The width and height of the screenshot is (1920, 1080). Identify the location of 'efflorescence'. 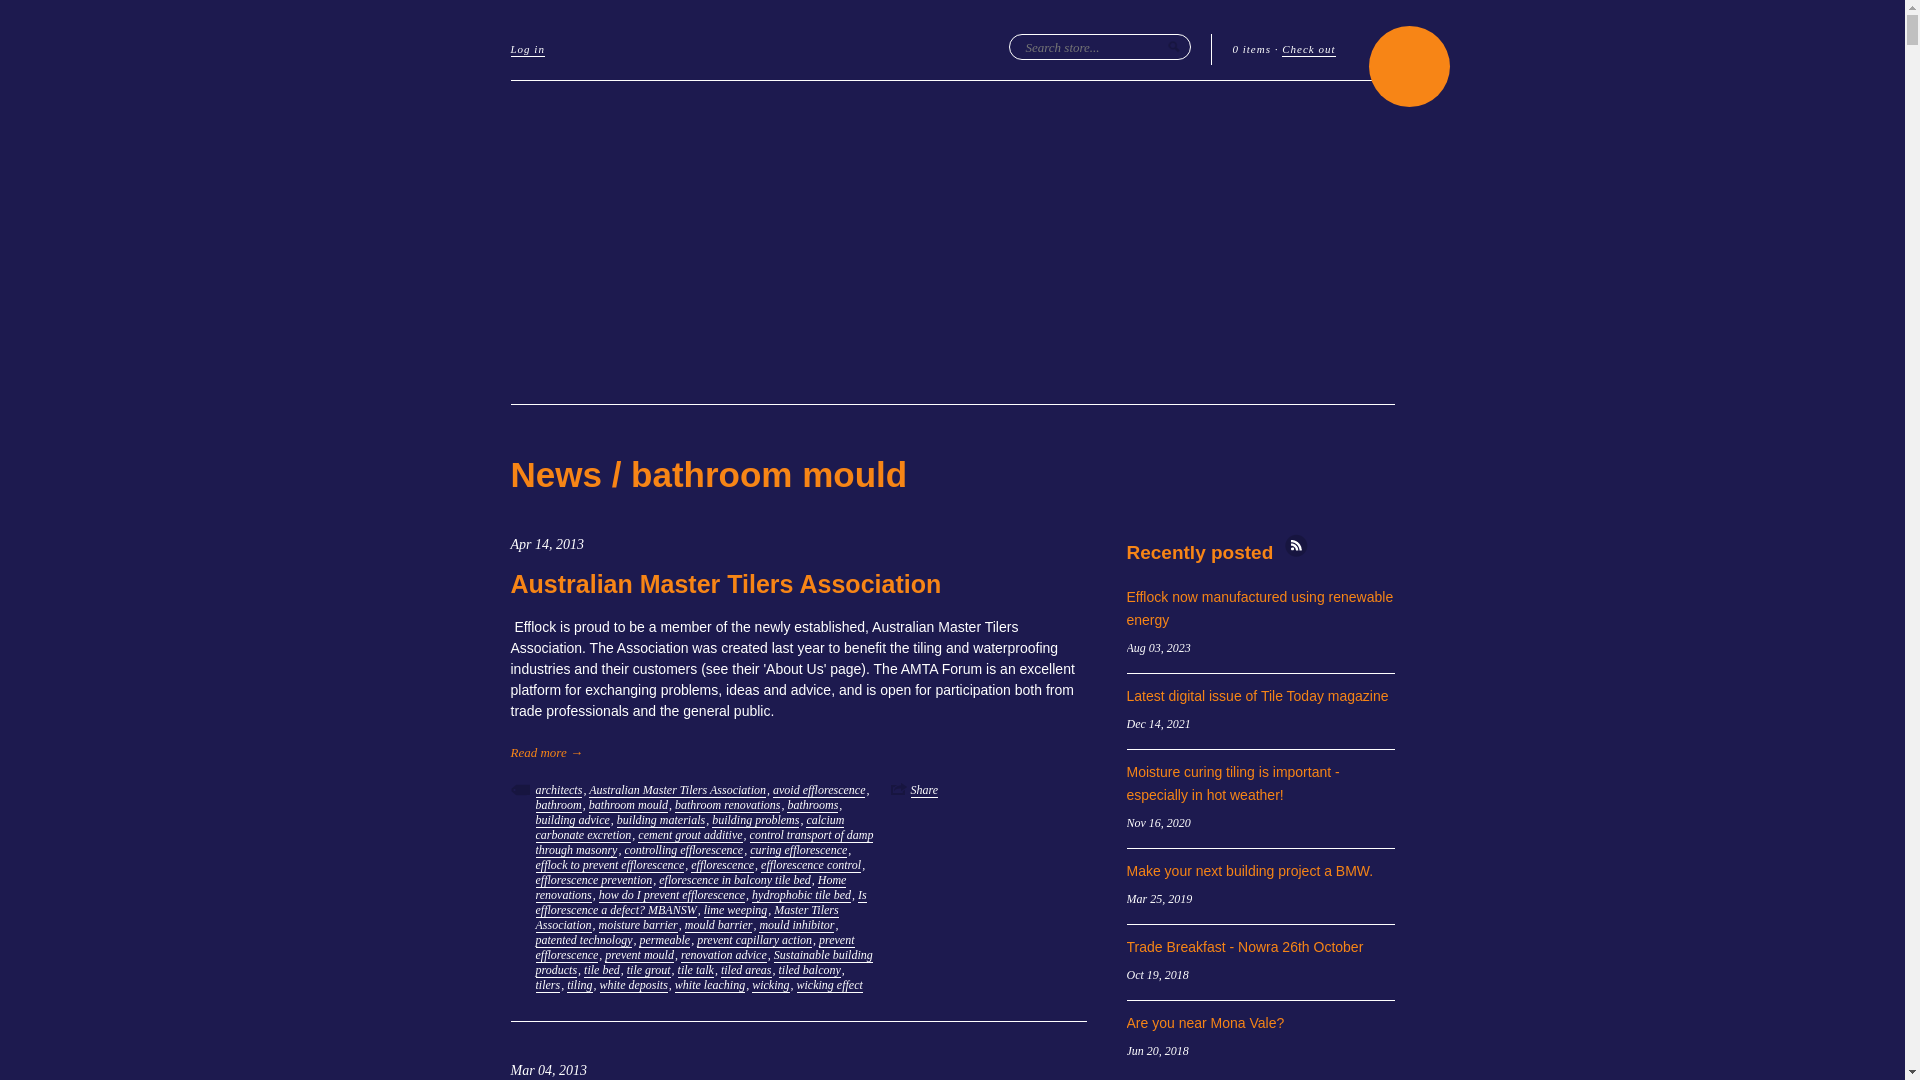
(721, 864).